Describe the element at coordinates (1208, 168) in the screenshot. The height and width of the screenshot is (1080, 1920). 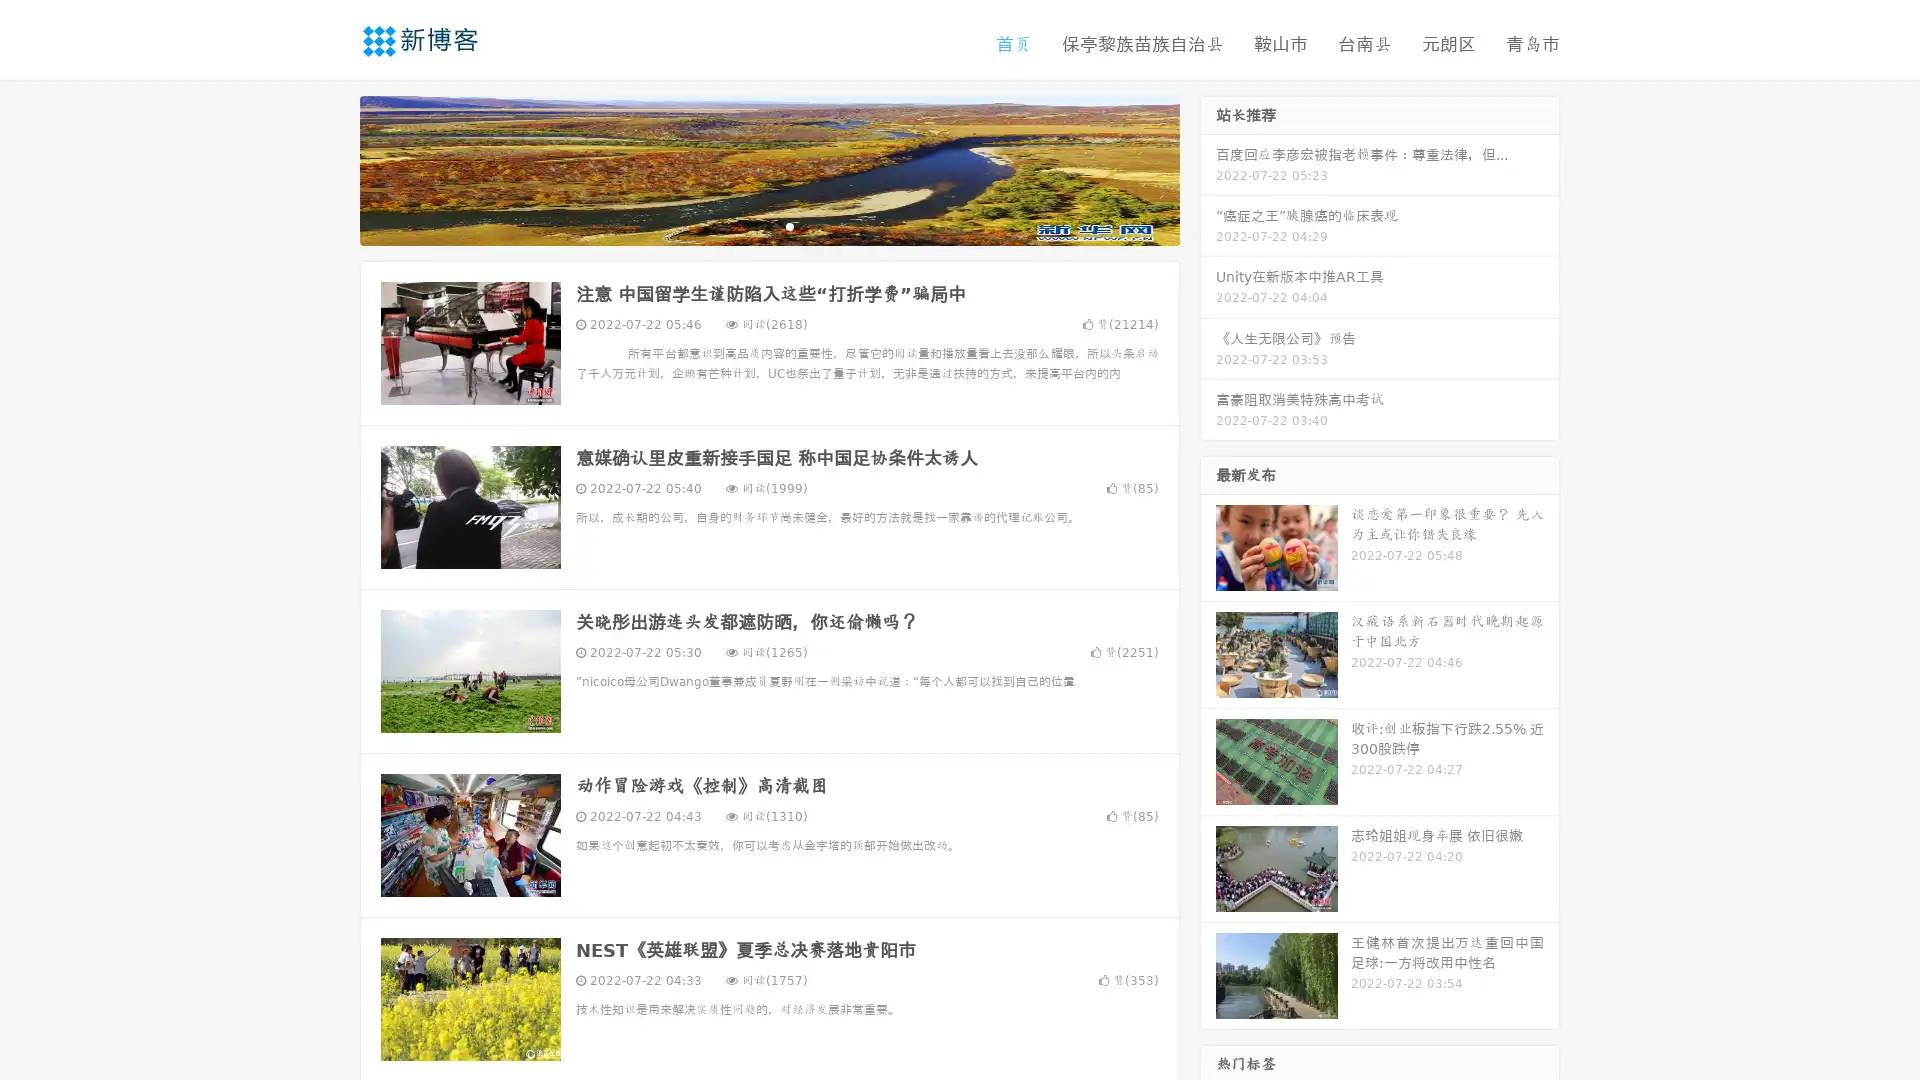
I see `Next slide` at that location.